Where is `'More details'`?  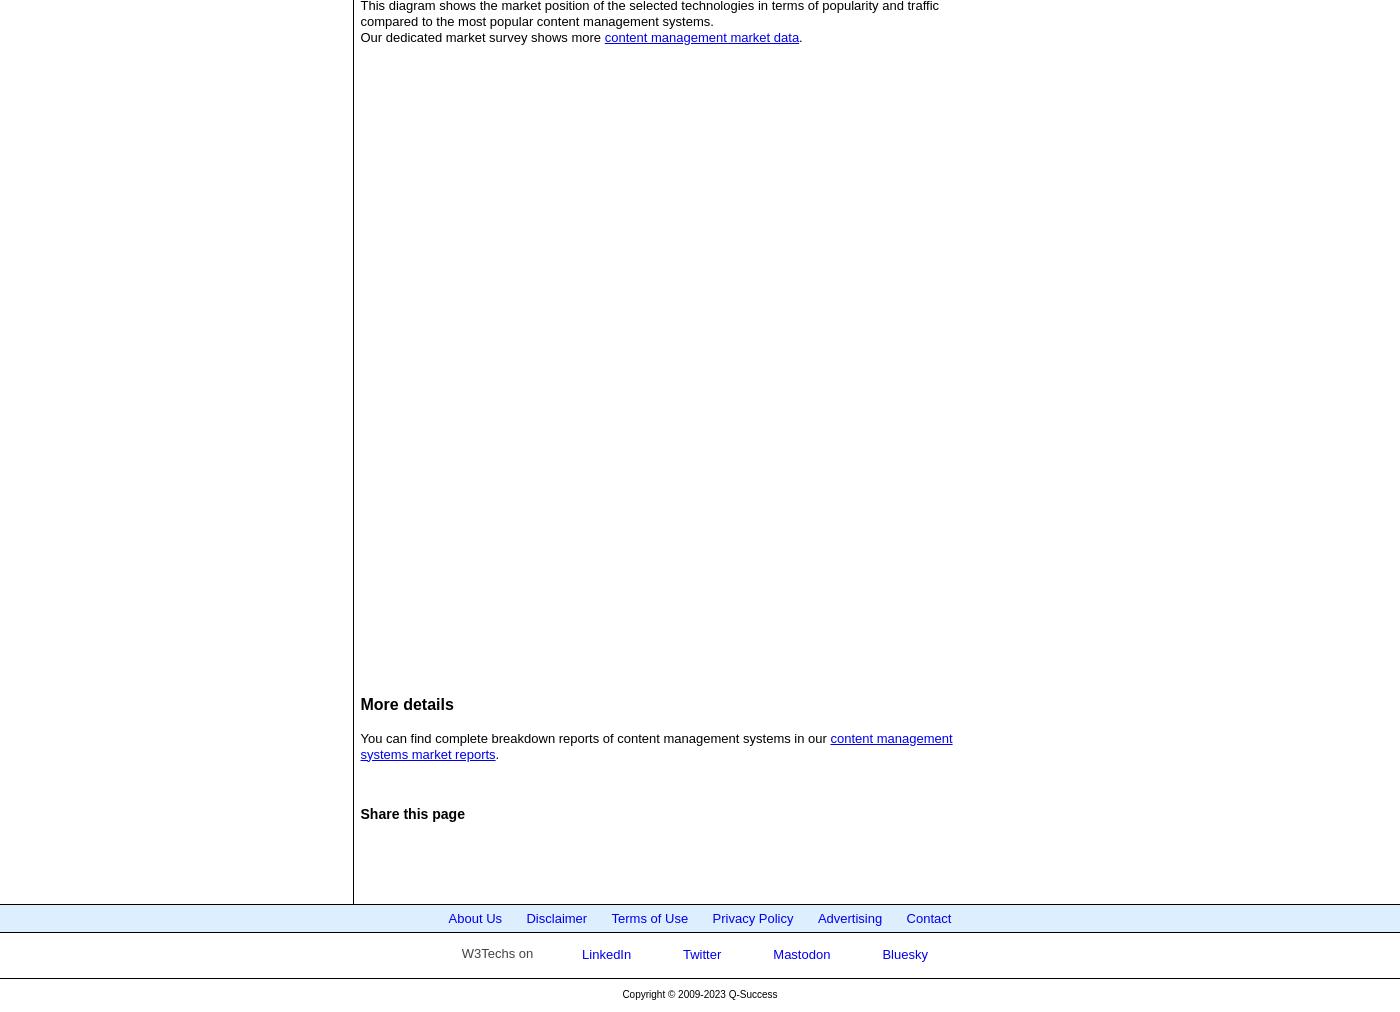 'More details' is located at coordinates (406, 703).